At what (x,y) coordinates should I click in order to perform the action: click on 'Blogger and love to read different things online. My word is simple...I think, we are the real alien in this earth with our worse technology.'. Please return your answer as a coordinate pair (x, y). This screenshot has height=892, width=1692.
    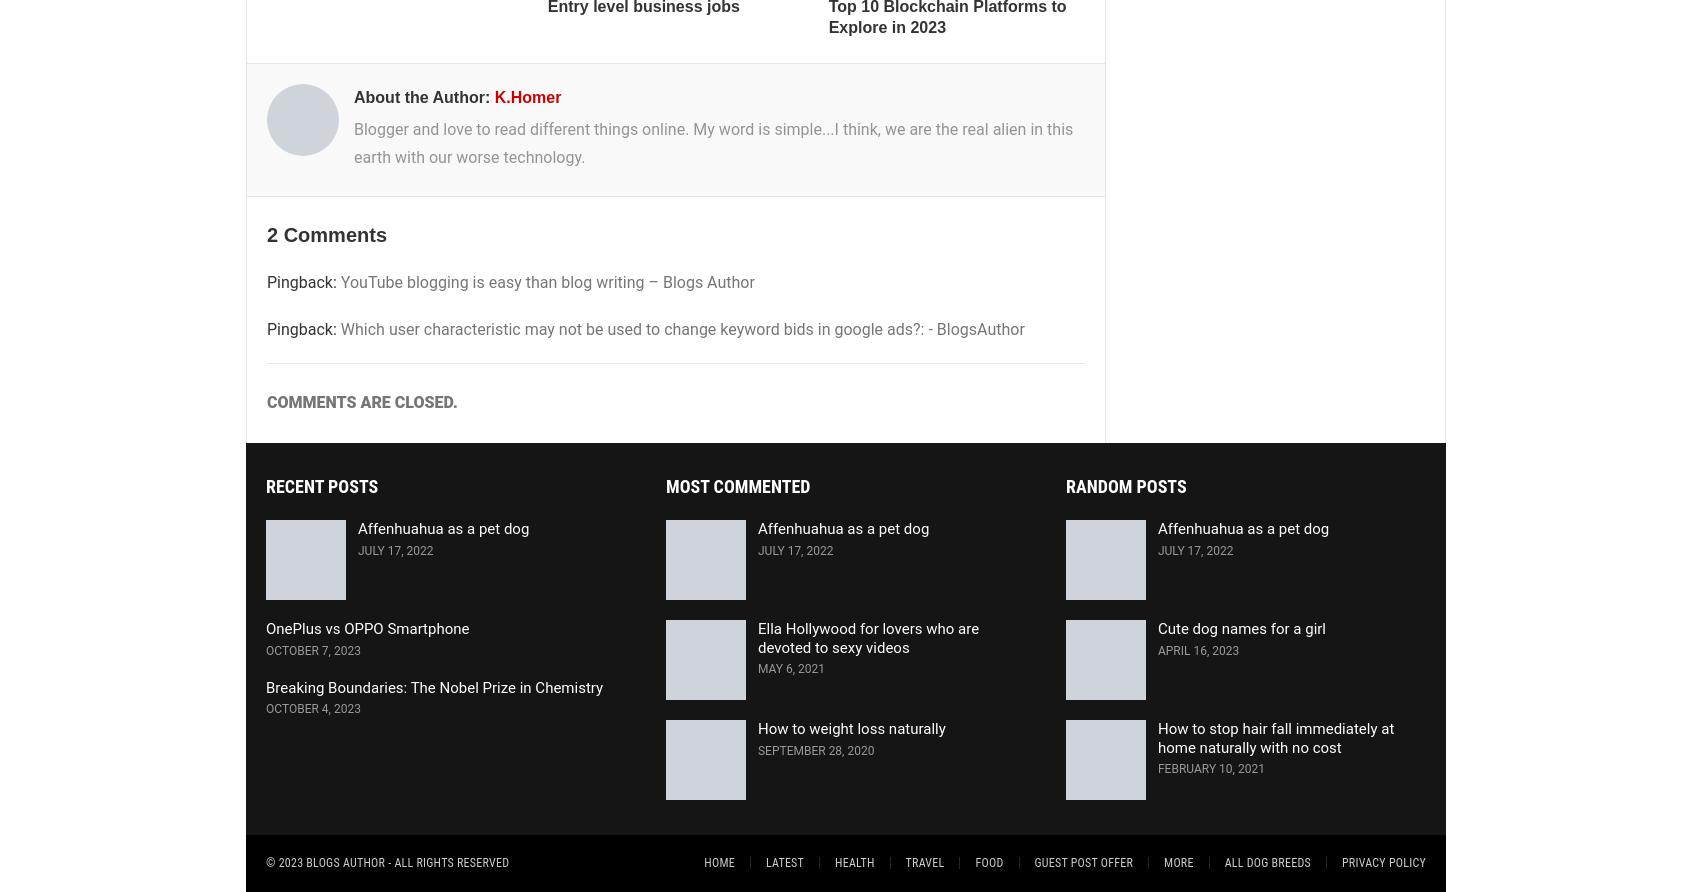
    Looking at the image, I should click on (712, 141).